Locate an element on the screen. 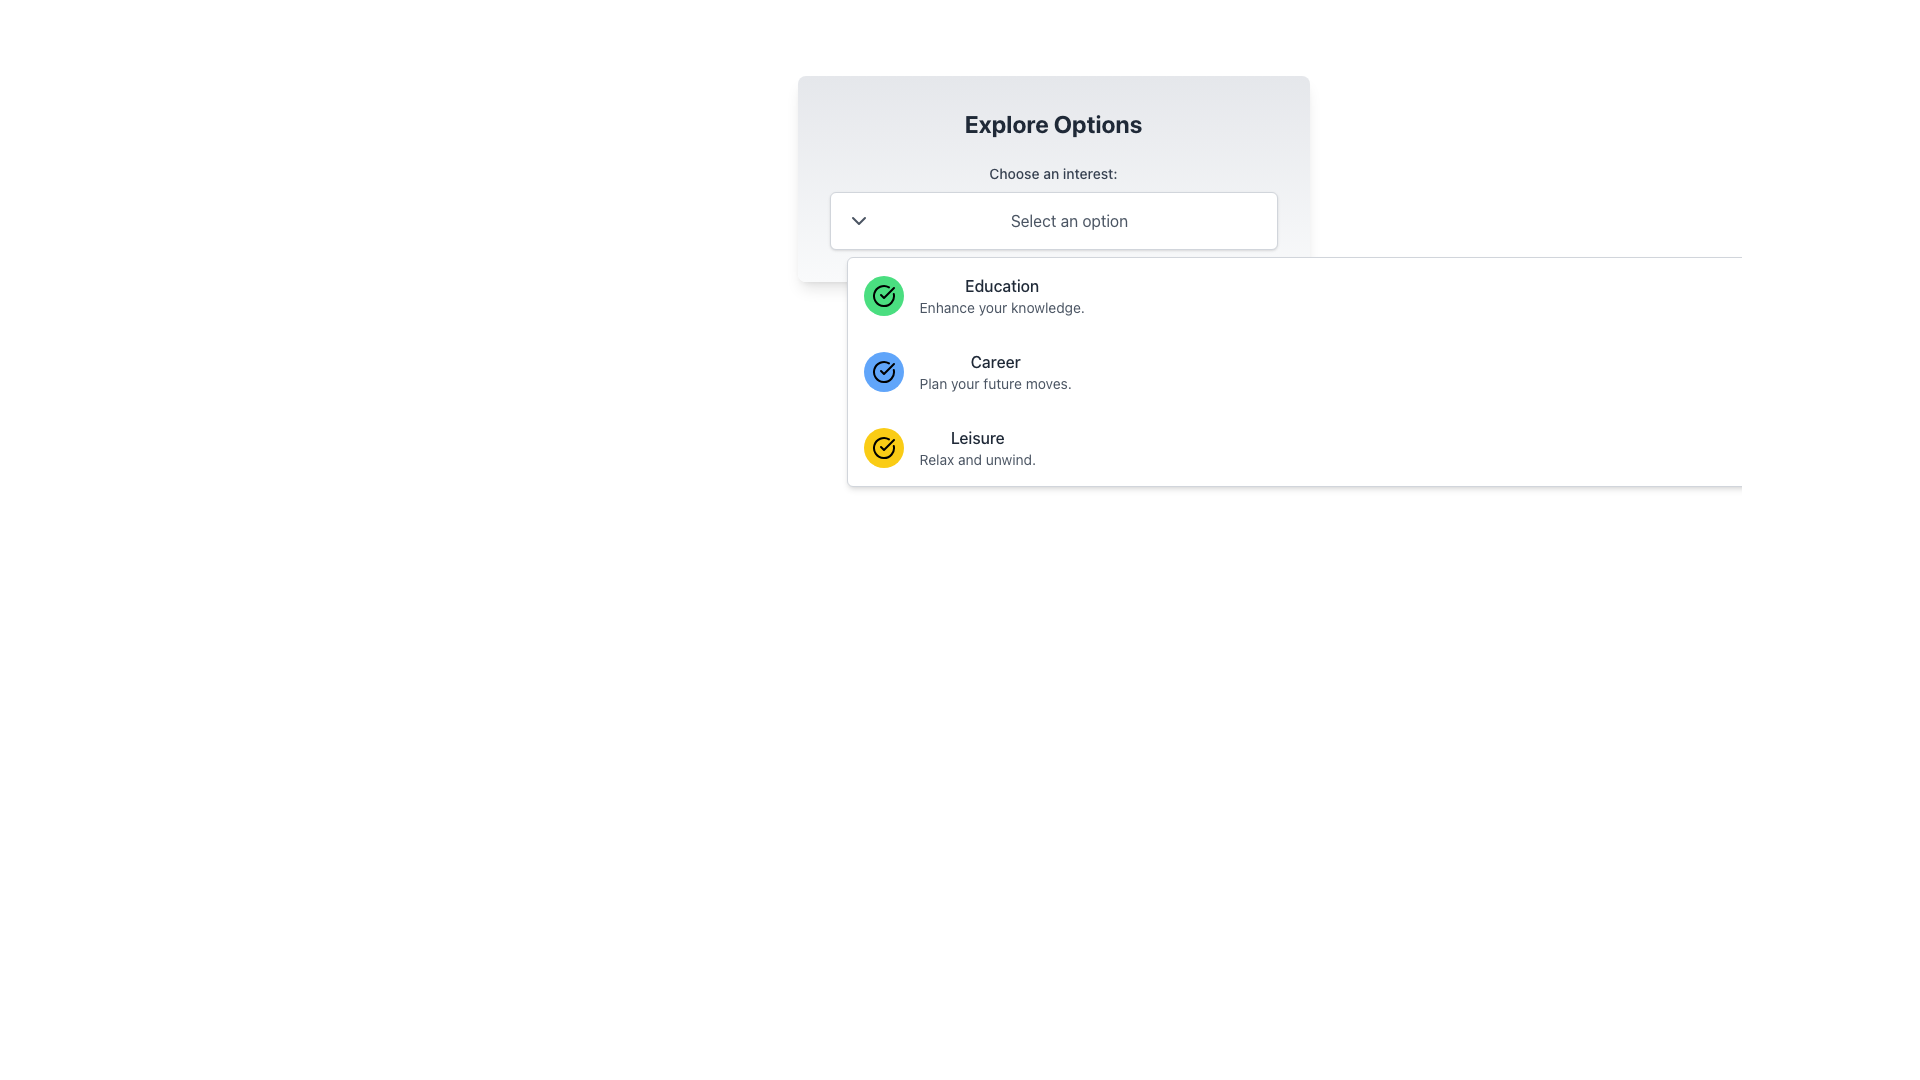  the text label 'Relax and unwind.' which is displayed in gray color and located under the 'Leisure' heading is located at coordinates (977, 459).